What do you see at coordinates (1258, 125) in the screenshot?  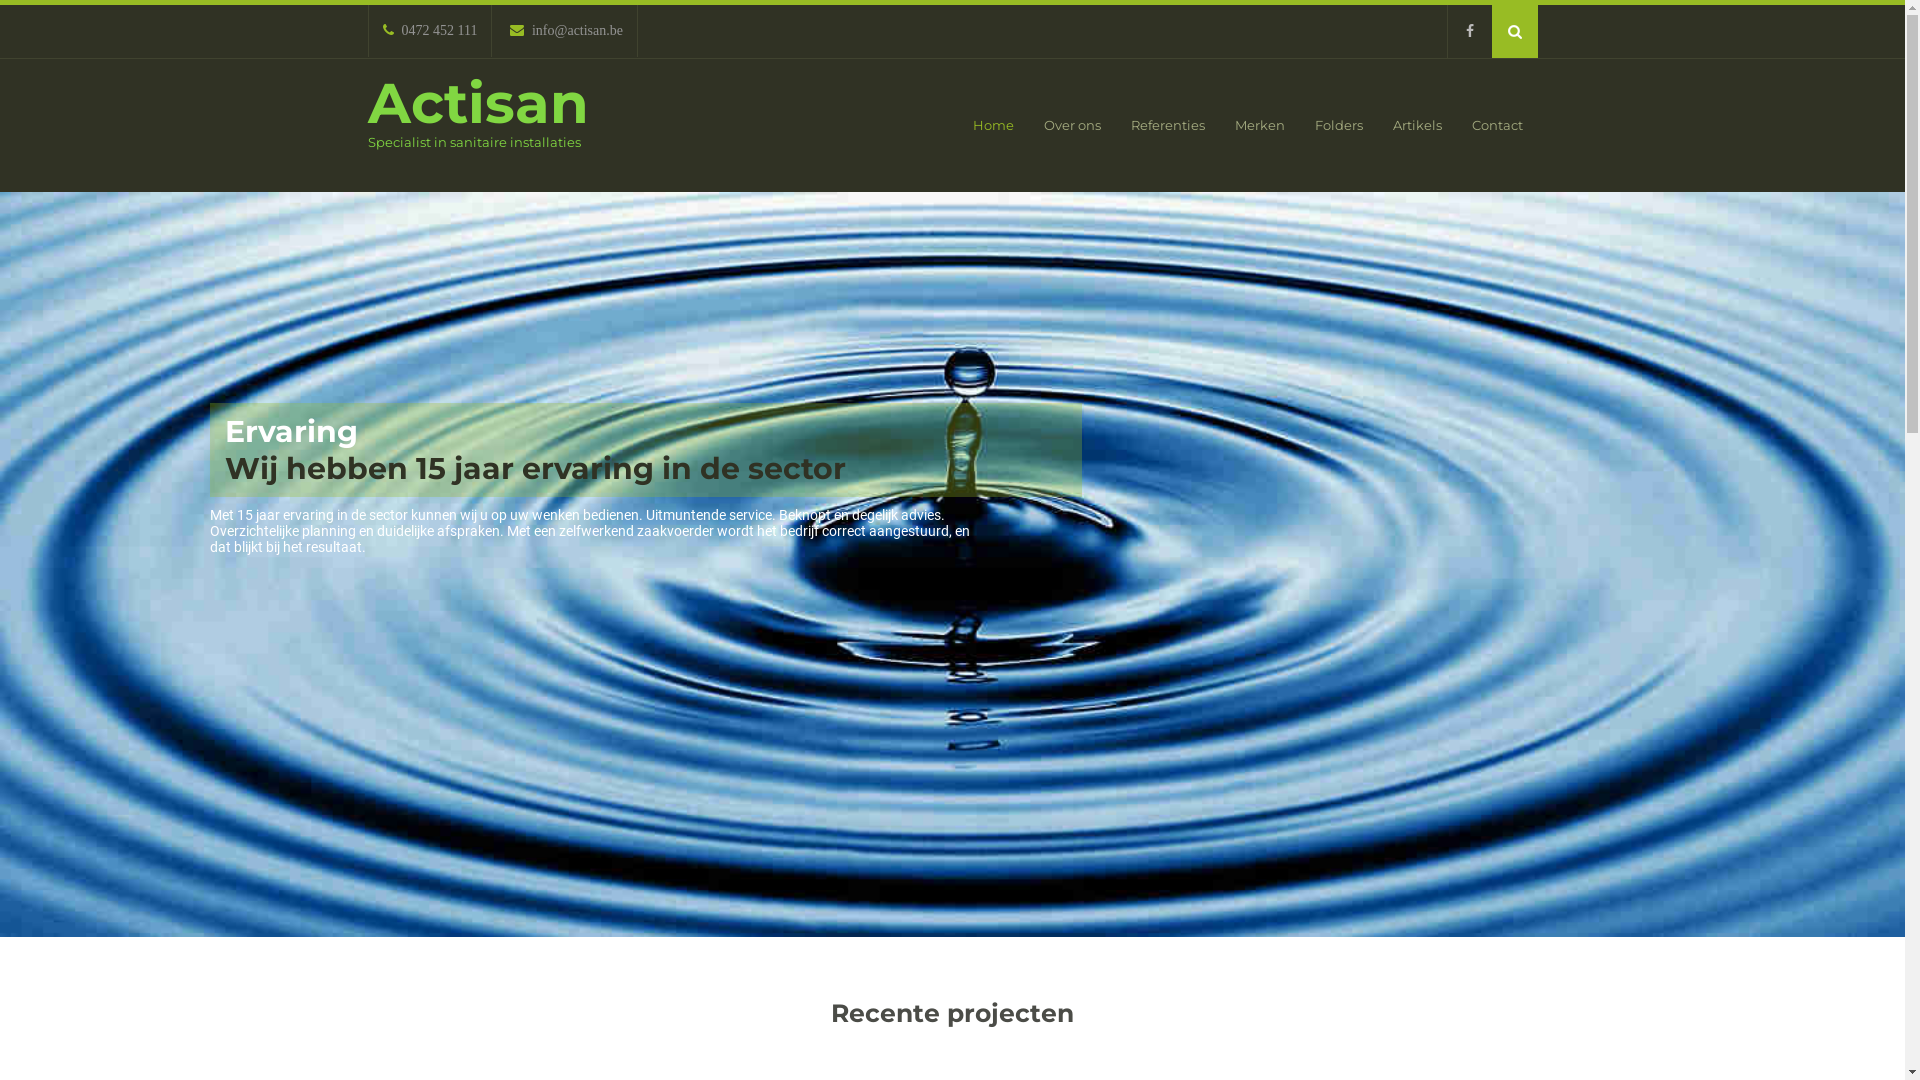 I see `'Merken'` at bounding box center [1258, 125].